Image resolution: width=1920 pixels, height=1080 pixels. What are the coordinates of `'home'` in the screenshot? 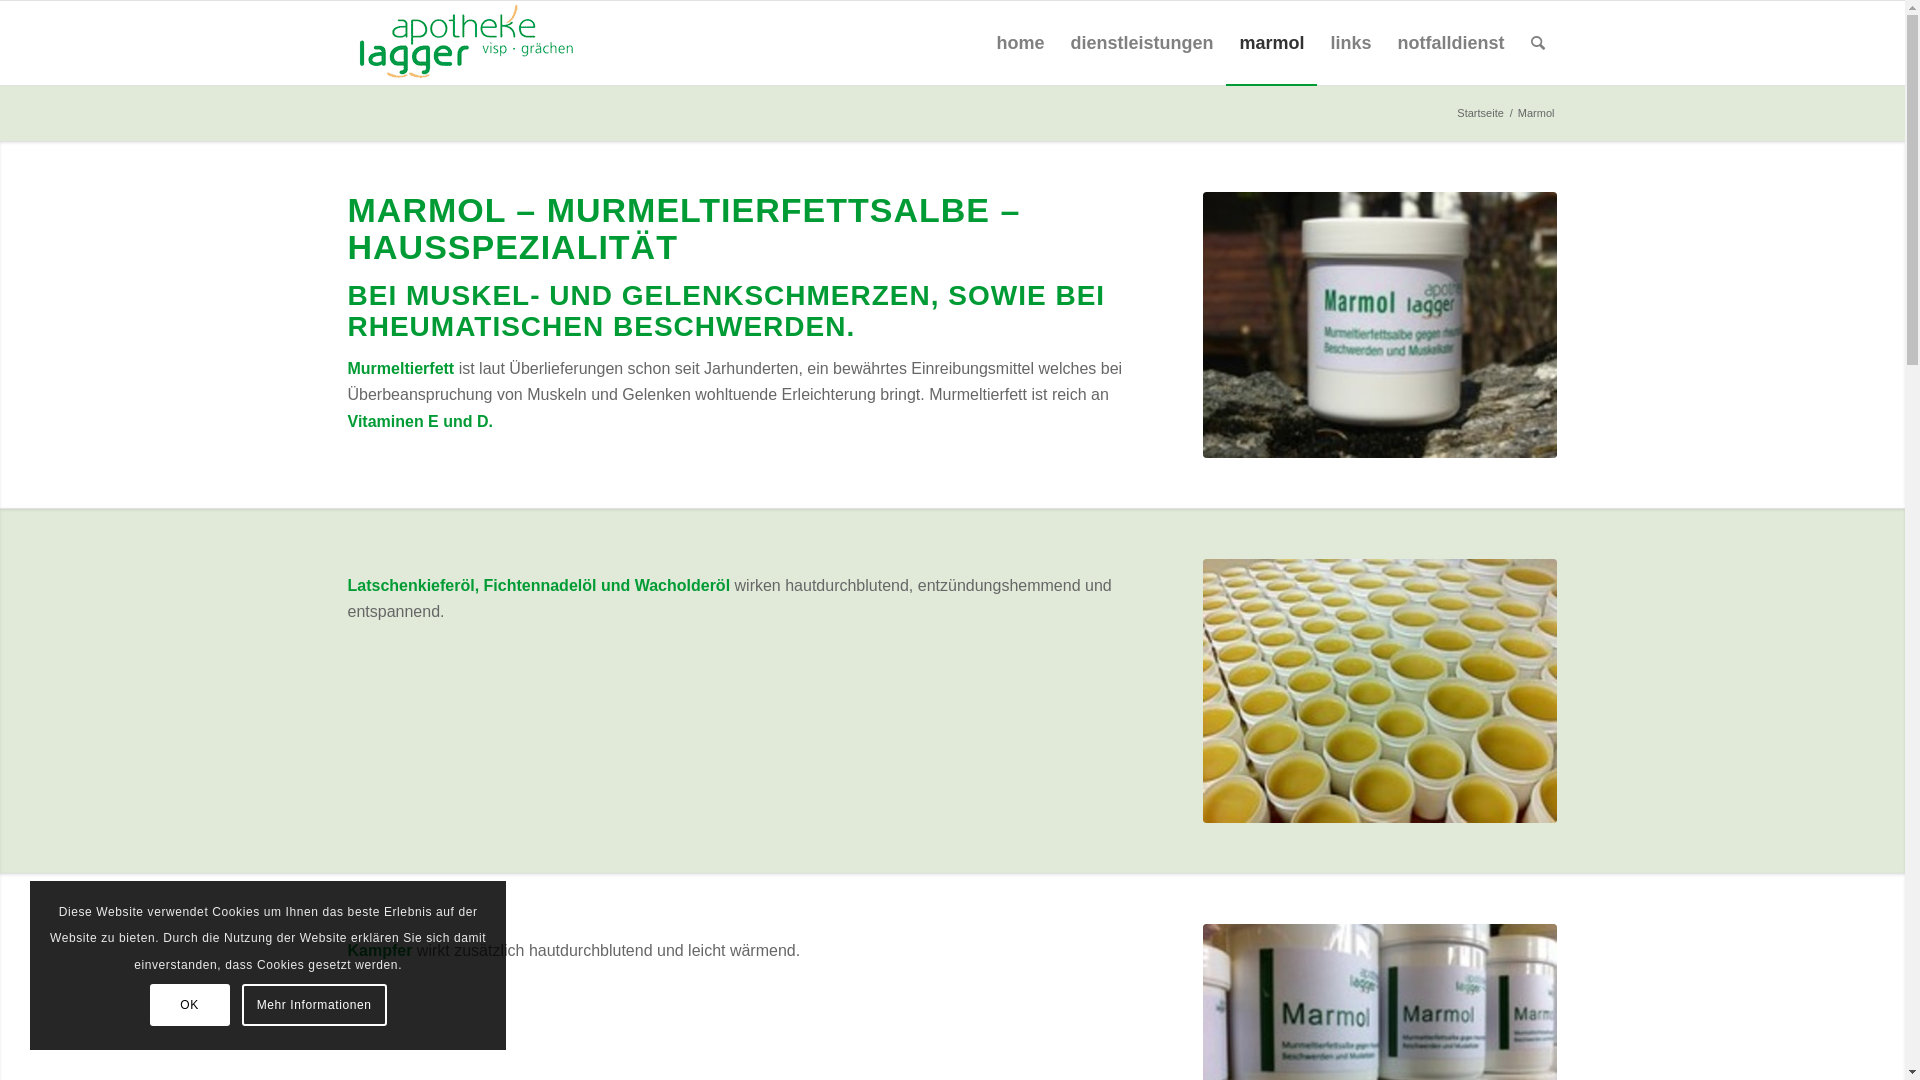 It's located at (1019, 42).